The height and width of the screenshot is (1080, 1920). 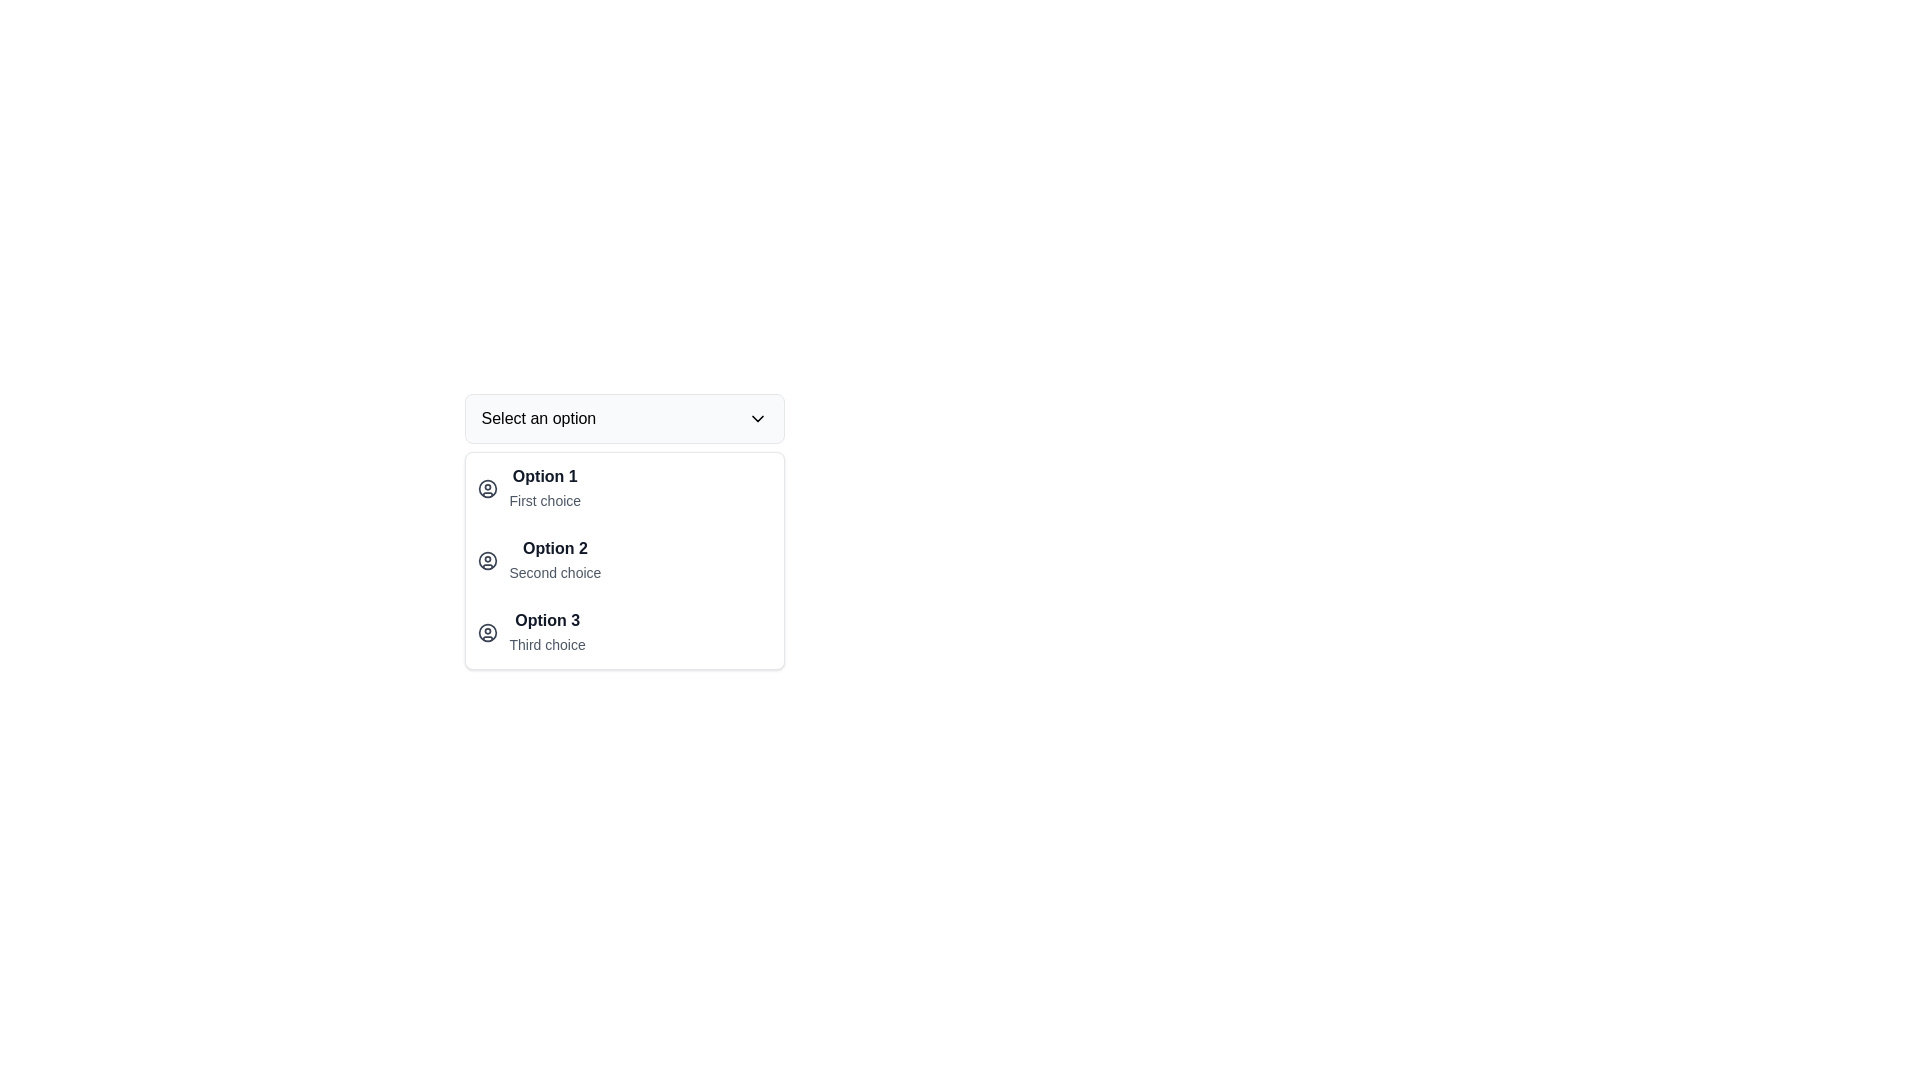 What do you see at coordinates (545, 489) in the screenshot?
I see `to select 'Option 1' in the dropdown menu positioned under the 'Select an option' title` at bounding box center [545, 489].